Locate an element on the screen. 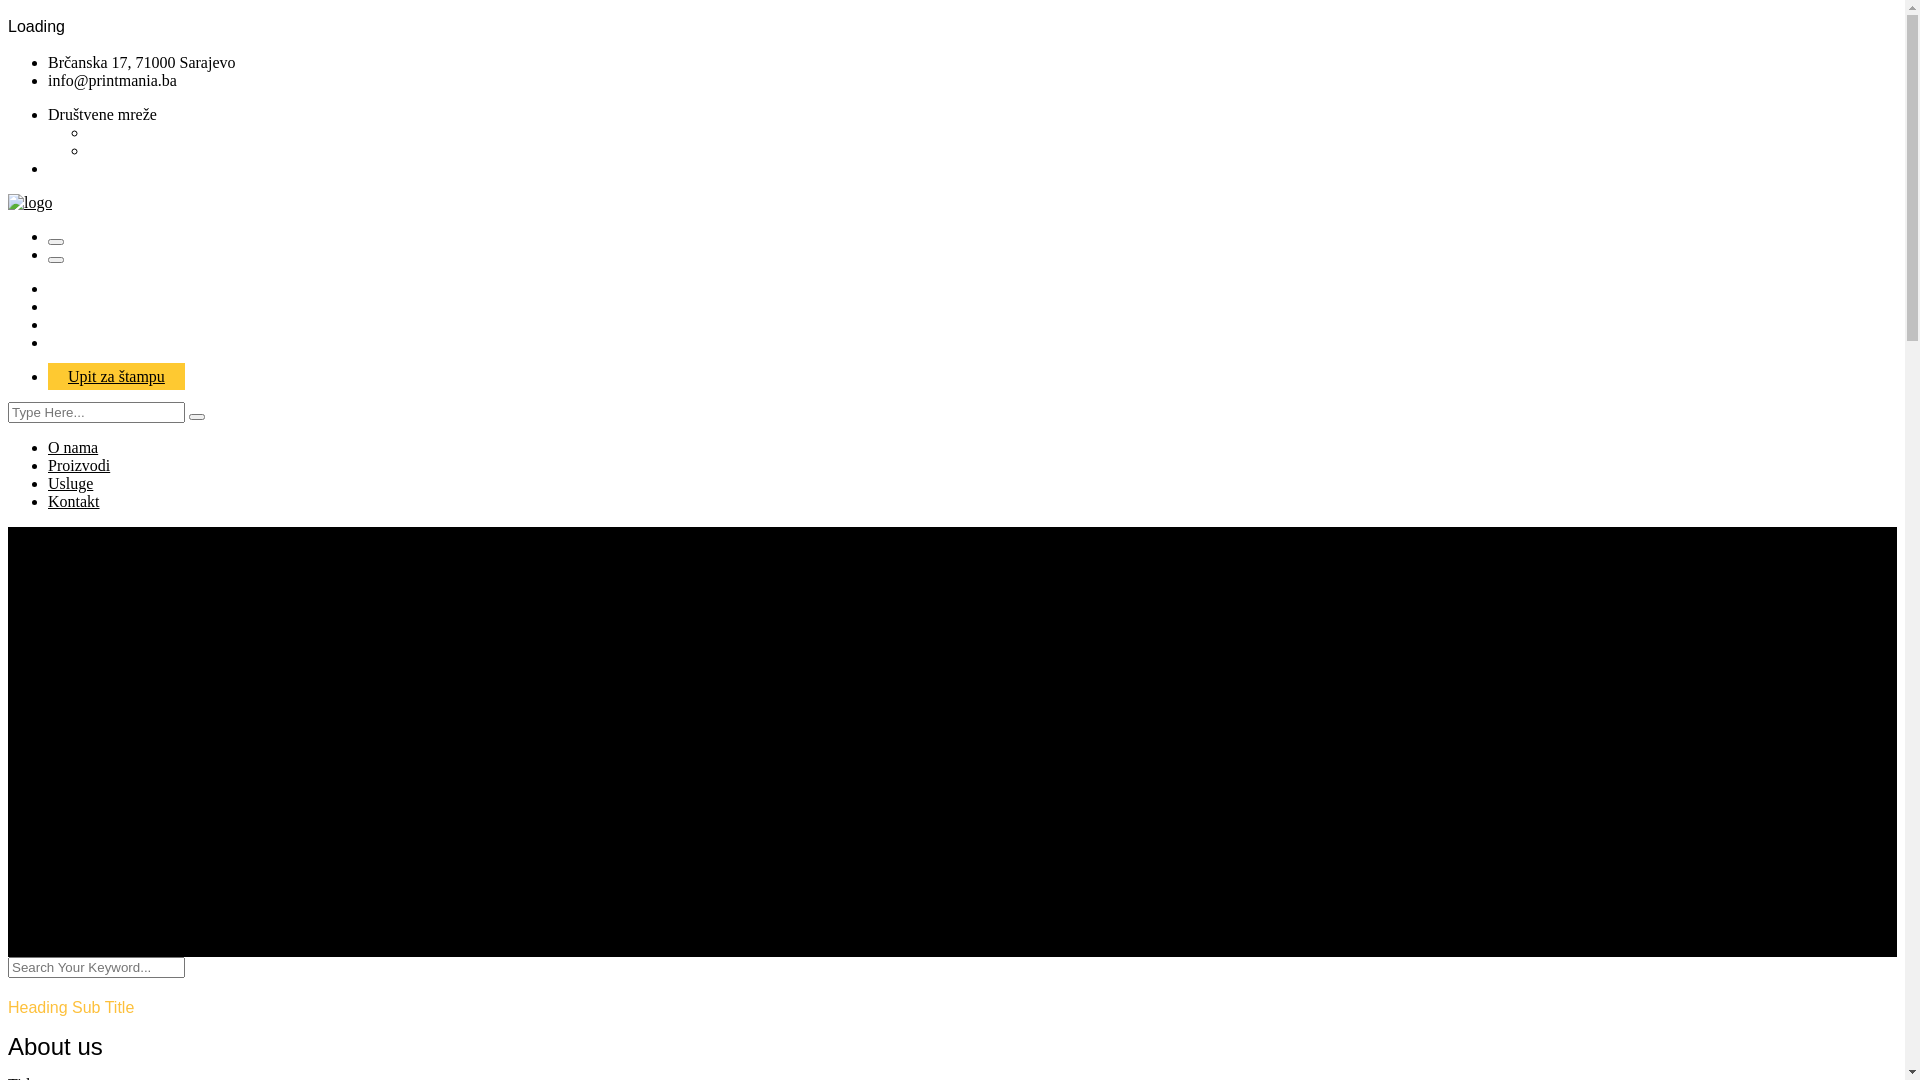  'O nama' is located at coordinates (48, 446).